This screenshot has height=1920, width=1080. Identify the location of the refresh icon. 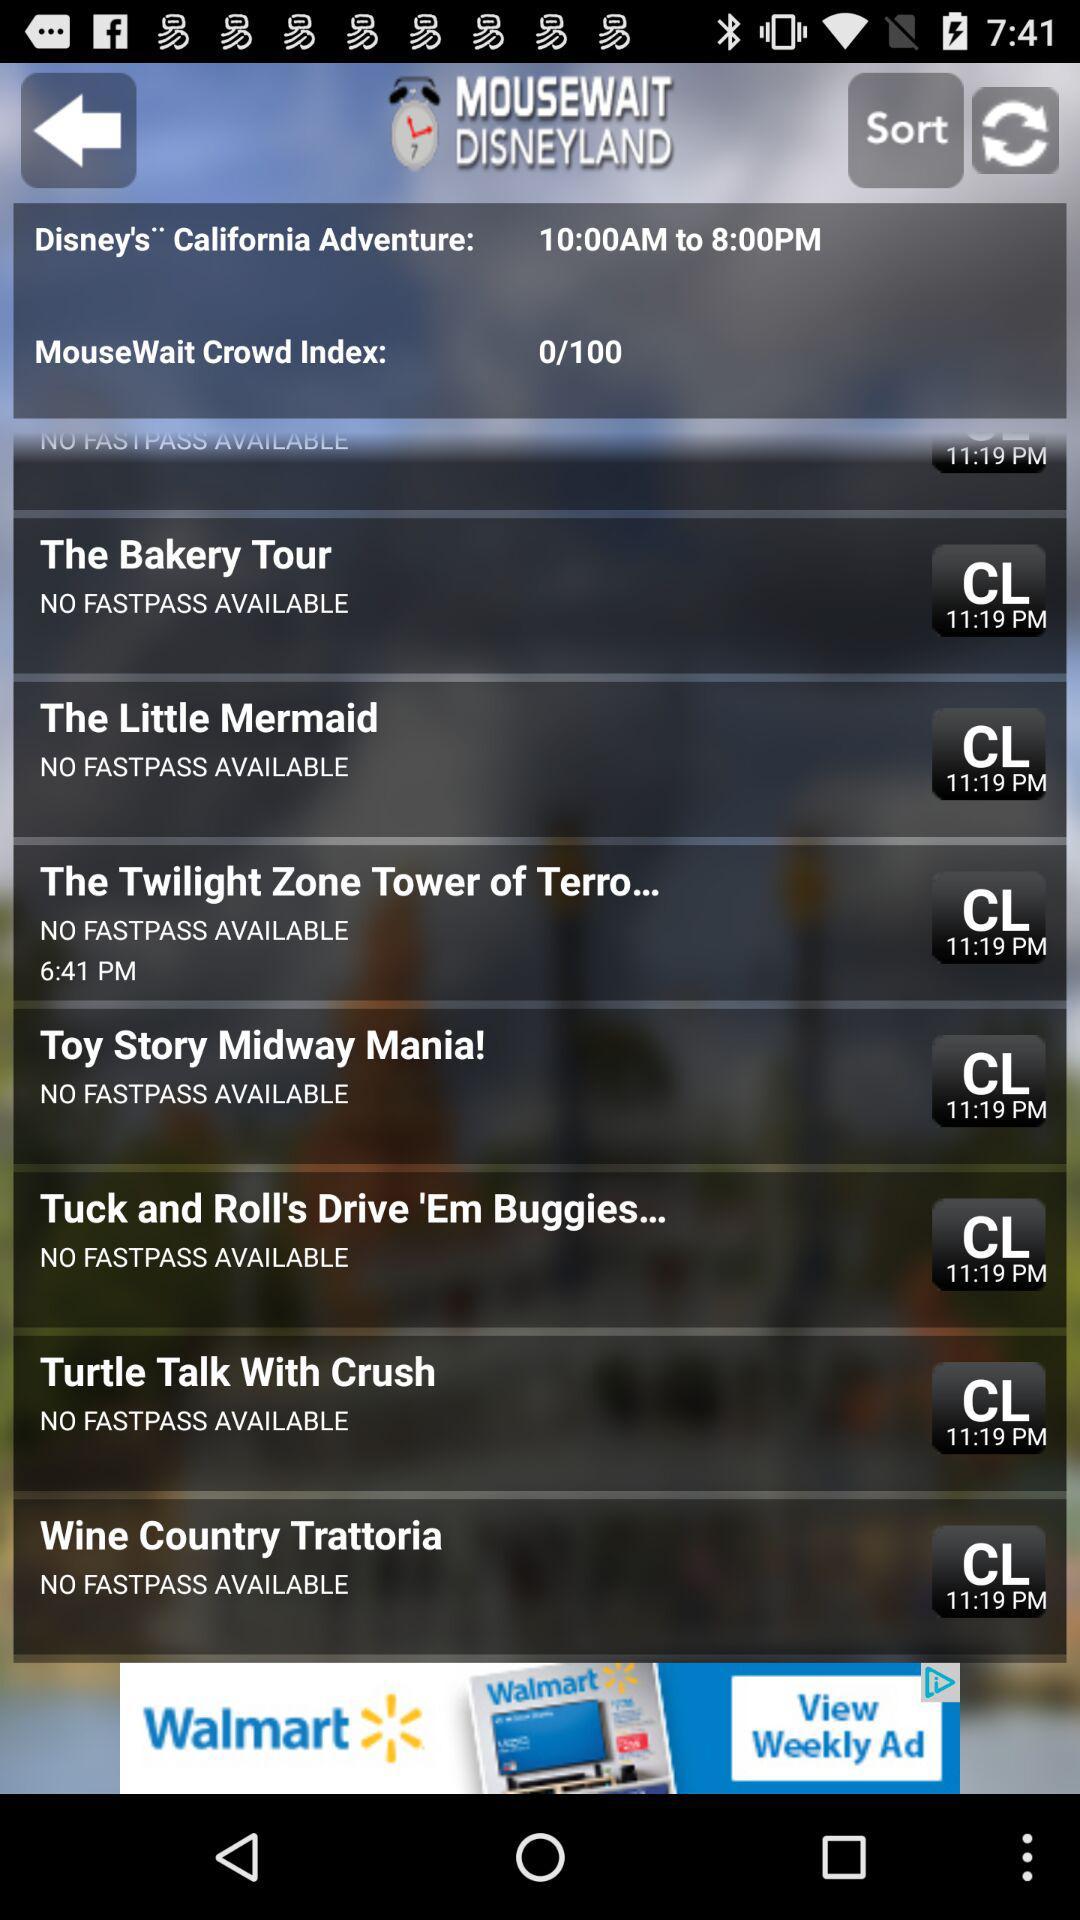
(1015, 138).